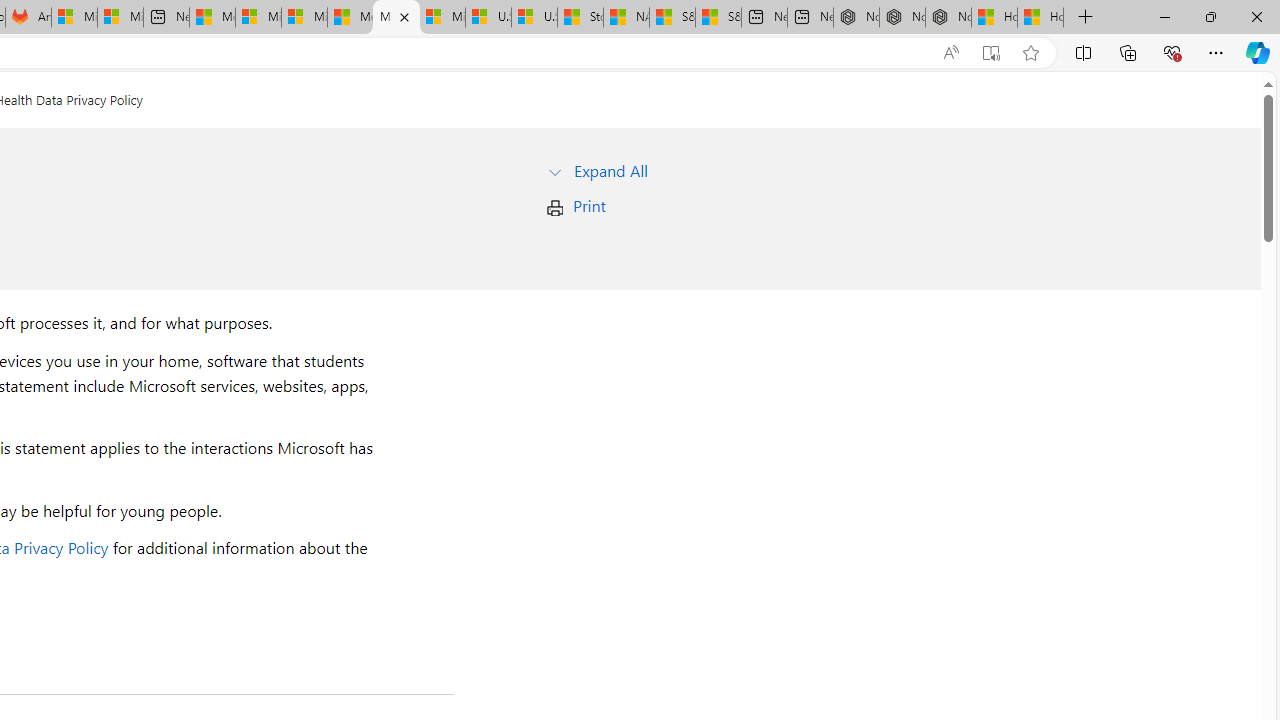 The height and width of the screenshot is (720, 1280). I want to click on 'Read aloud this page (Ctrl+Shift+U)', so click(950, 52).